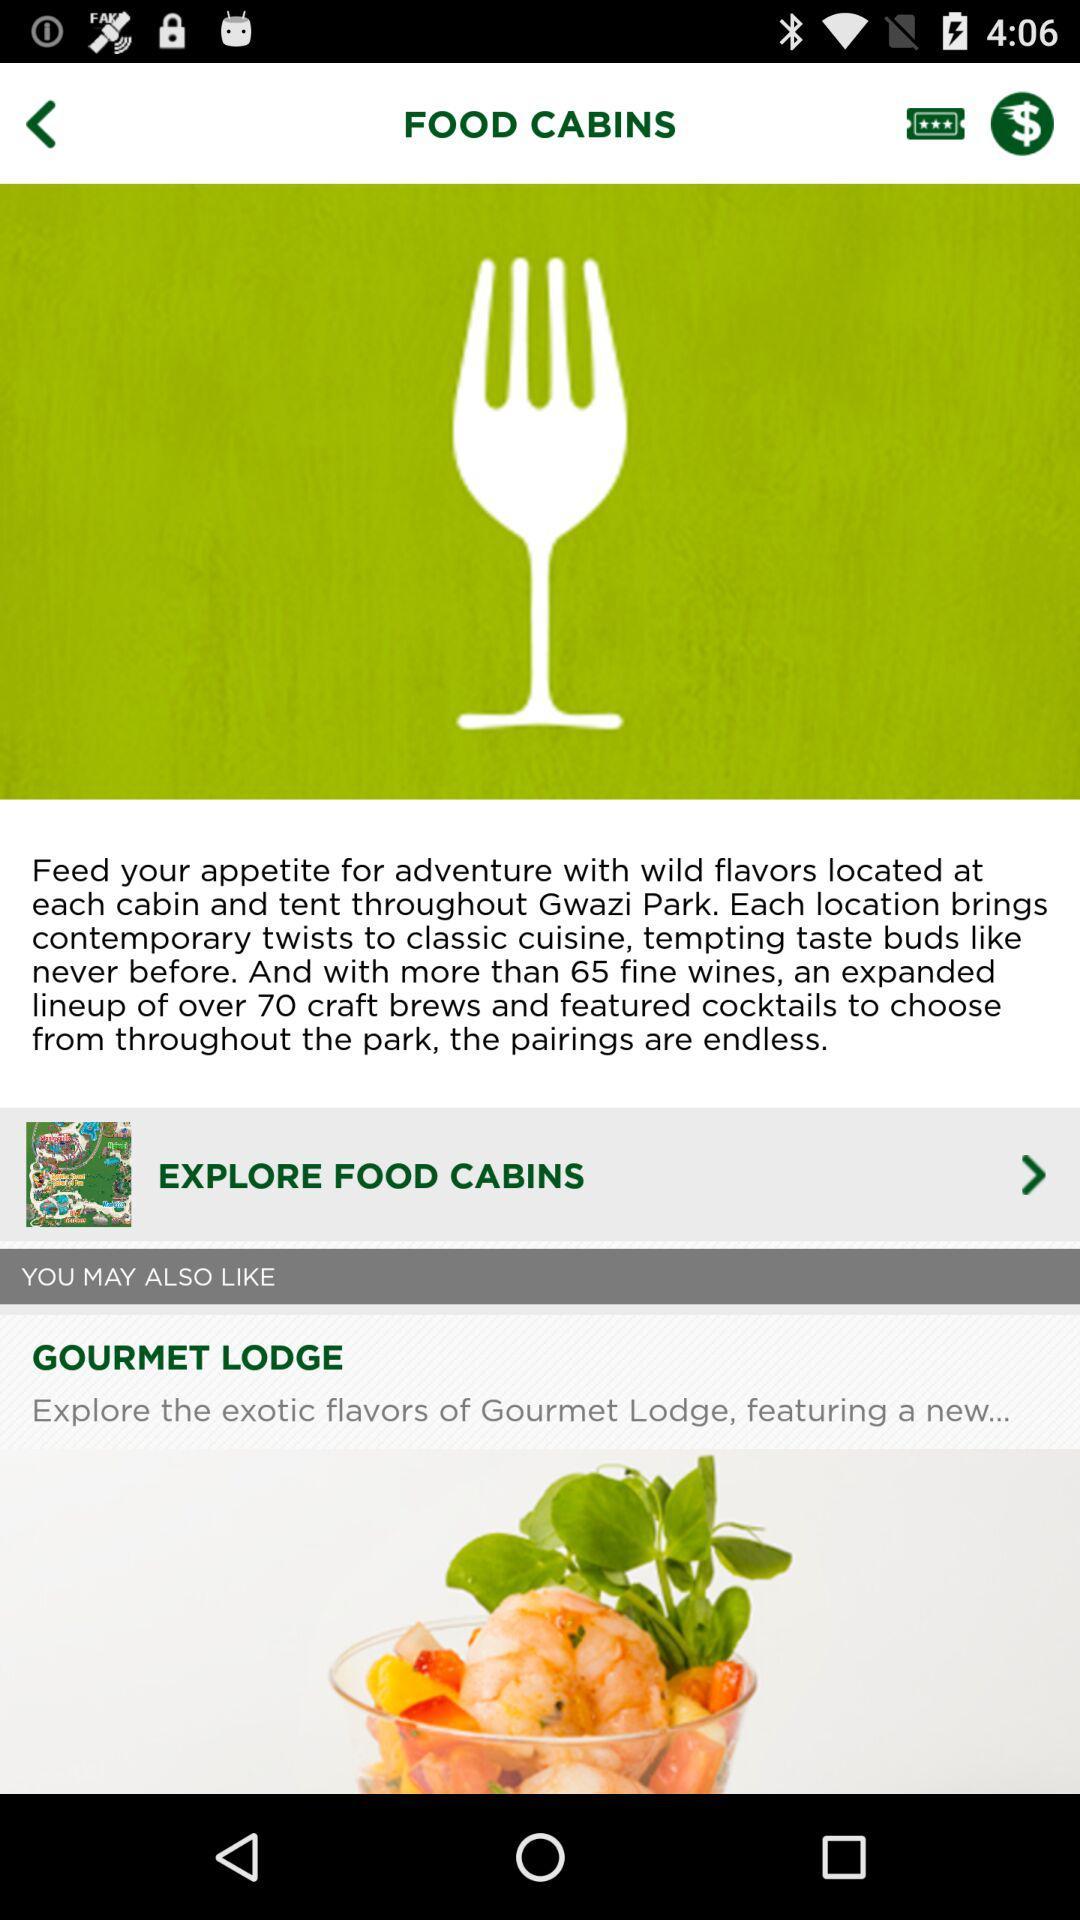 Image resolution: width=1080 pixels, height=1920 pixels. I want to click on the app to the left of food cabins app, so click(54, 122).